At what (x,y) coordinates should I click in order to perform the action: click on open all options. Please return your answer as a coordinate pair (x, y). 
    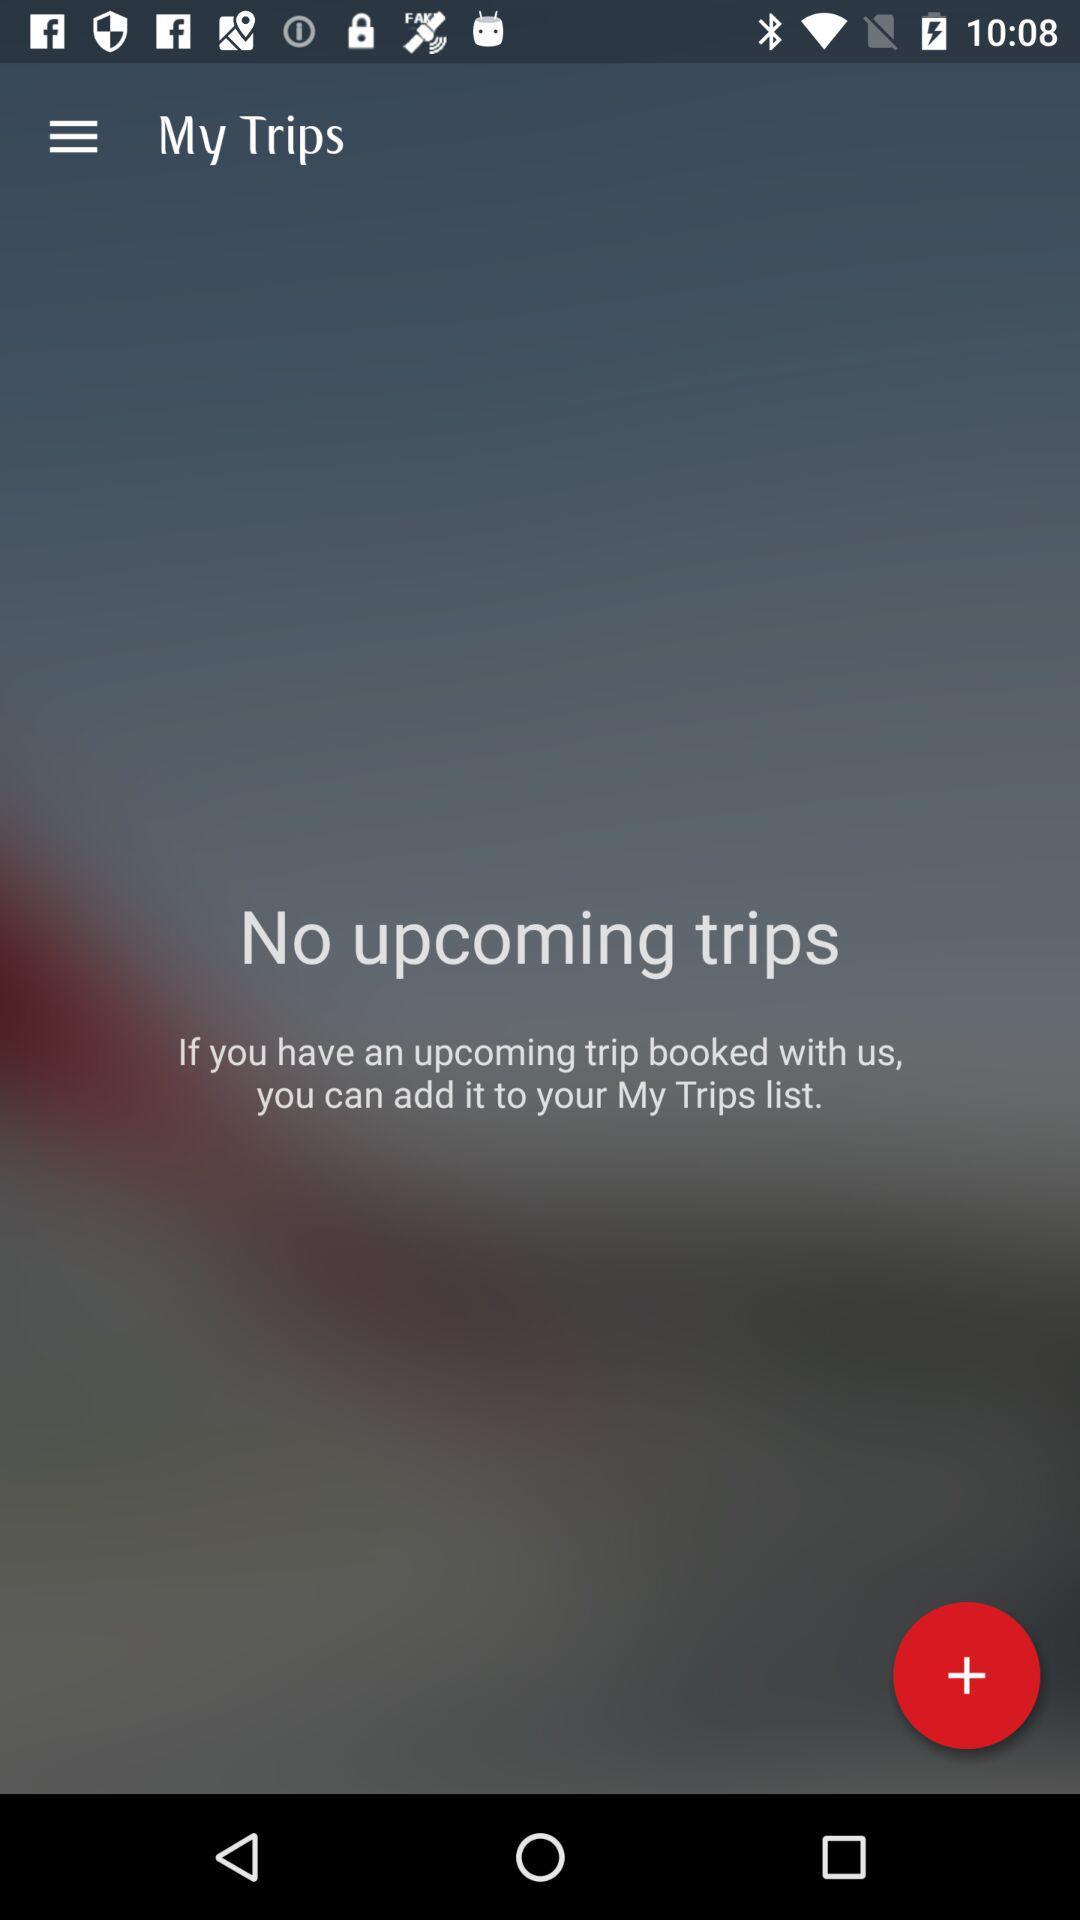
    Looking at the image, I should click on (72, 135).